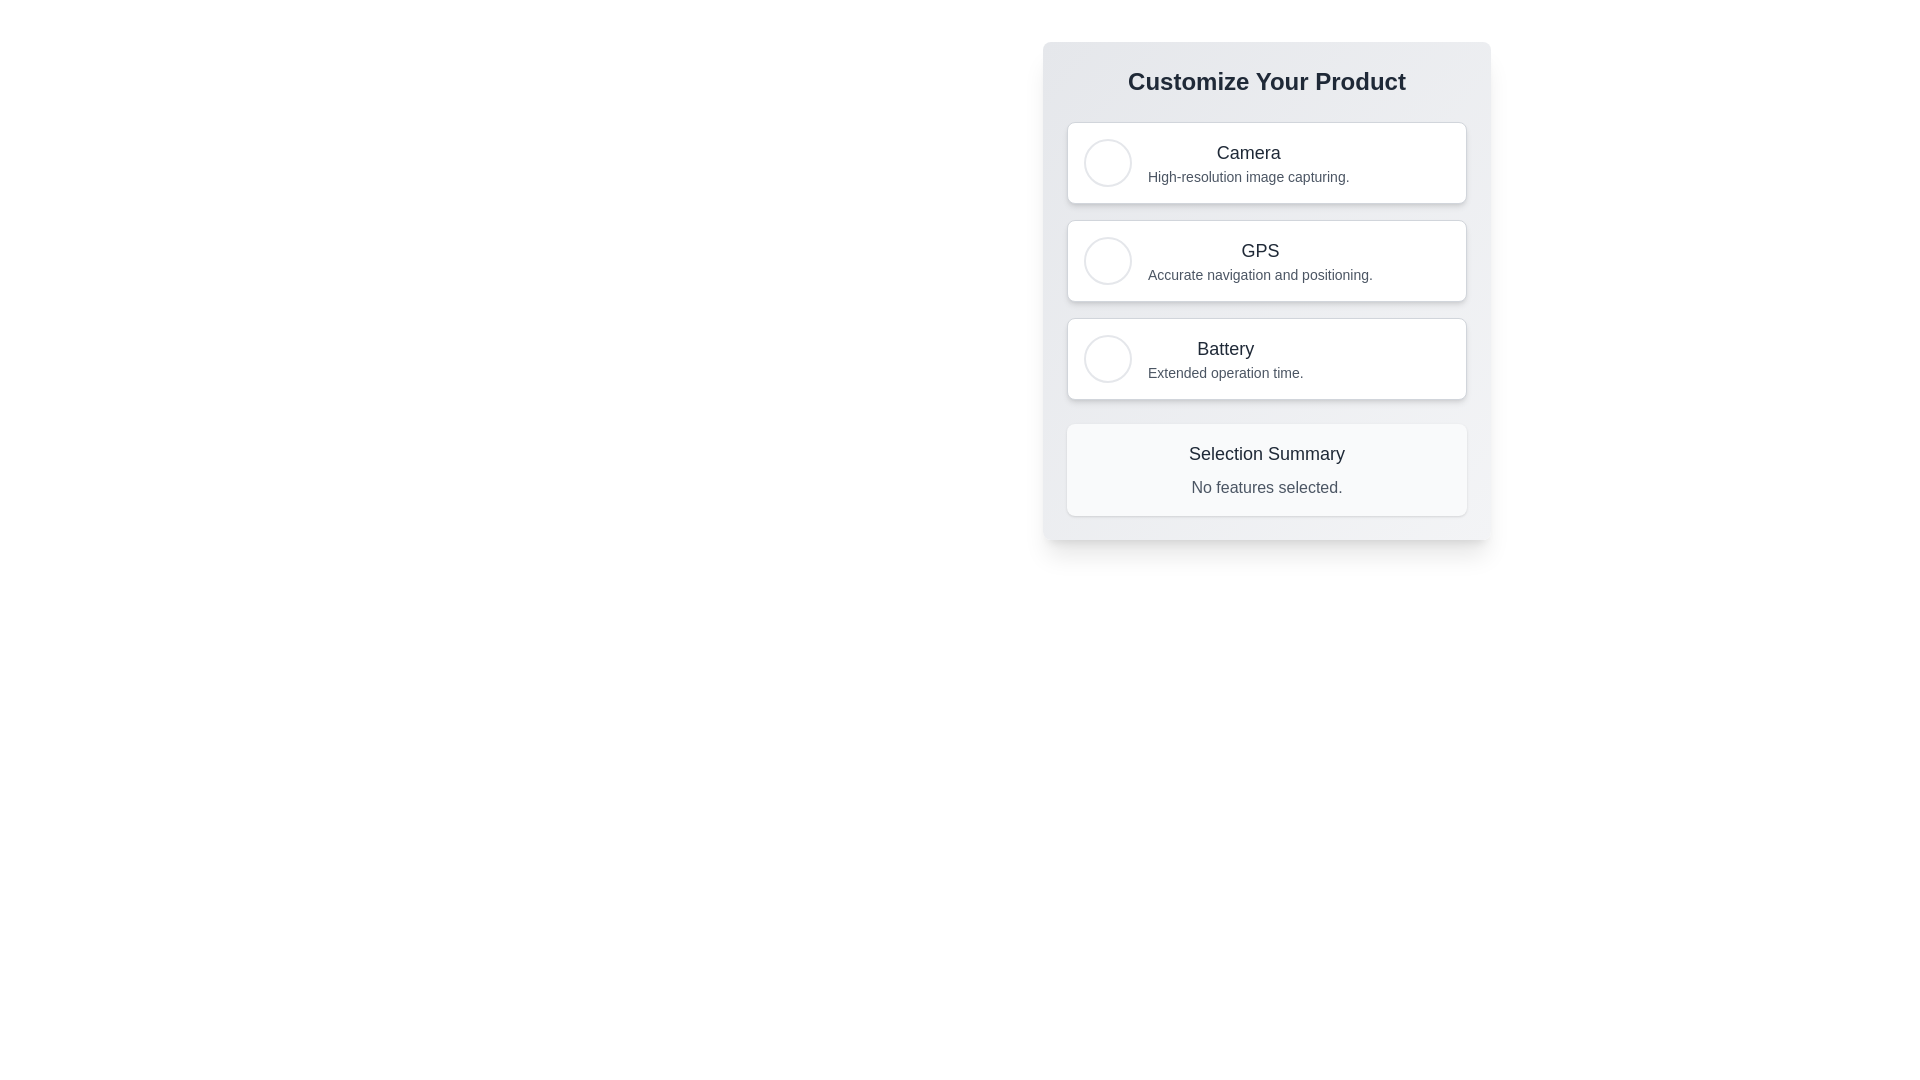 This screenshot has width=1920, height=1080. I want to click on the static text label that reads 'No features selected.' which is styled in gray color and appears below the title in the 'Selection Summary' section, so click(1266, 488).